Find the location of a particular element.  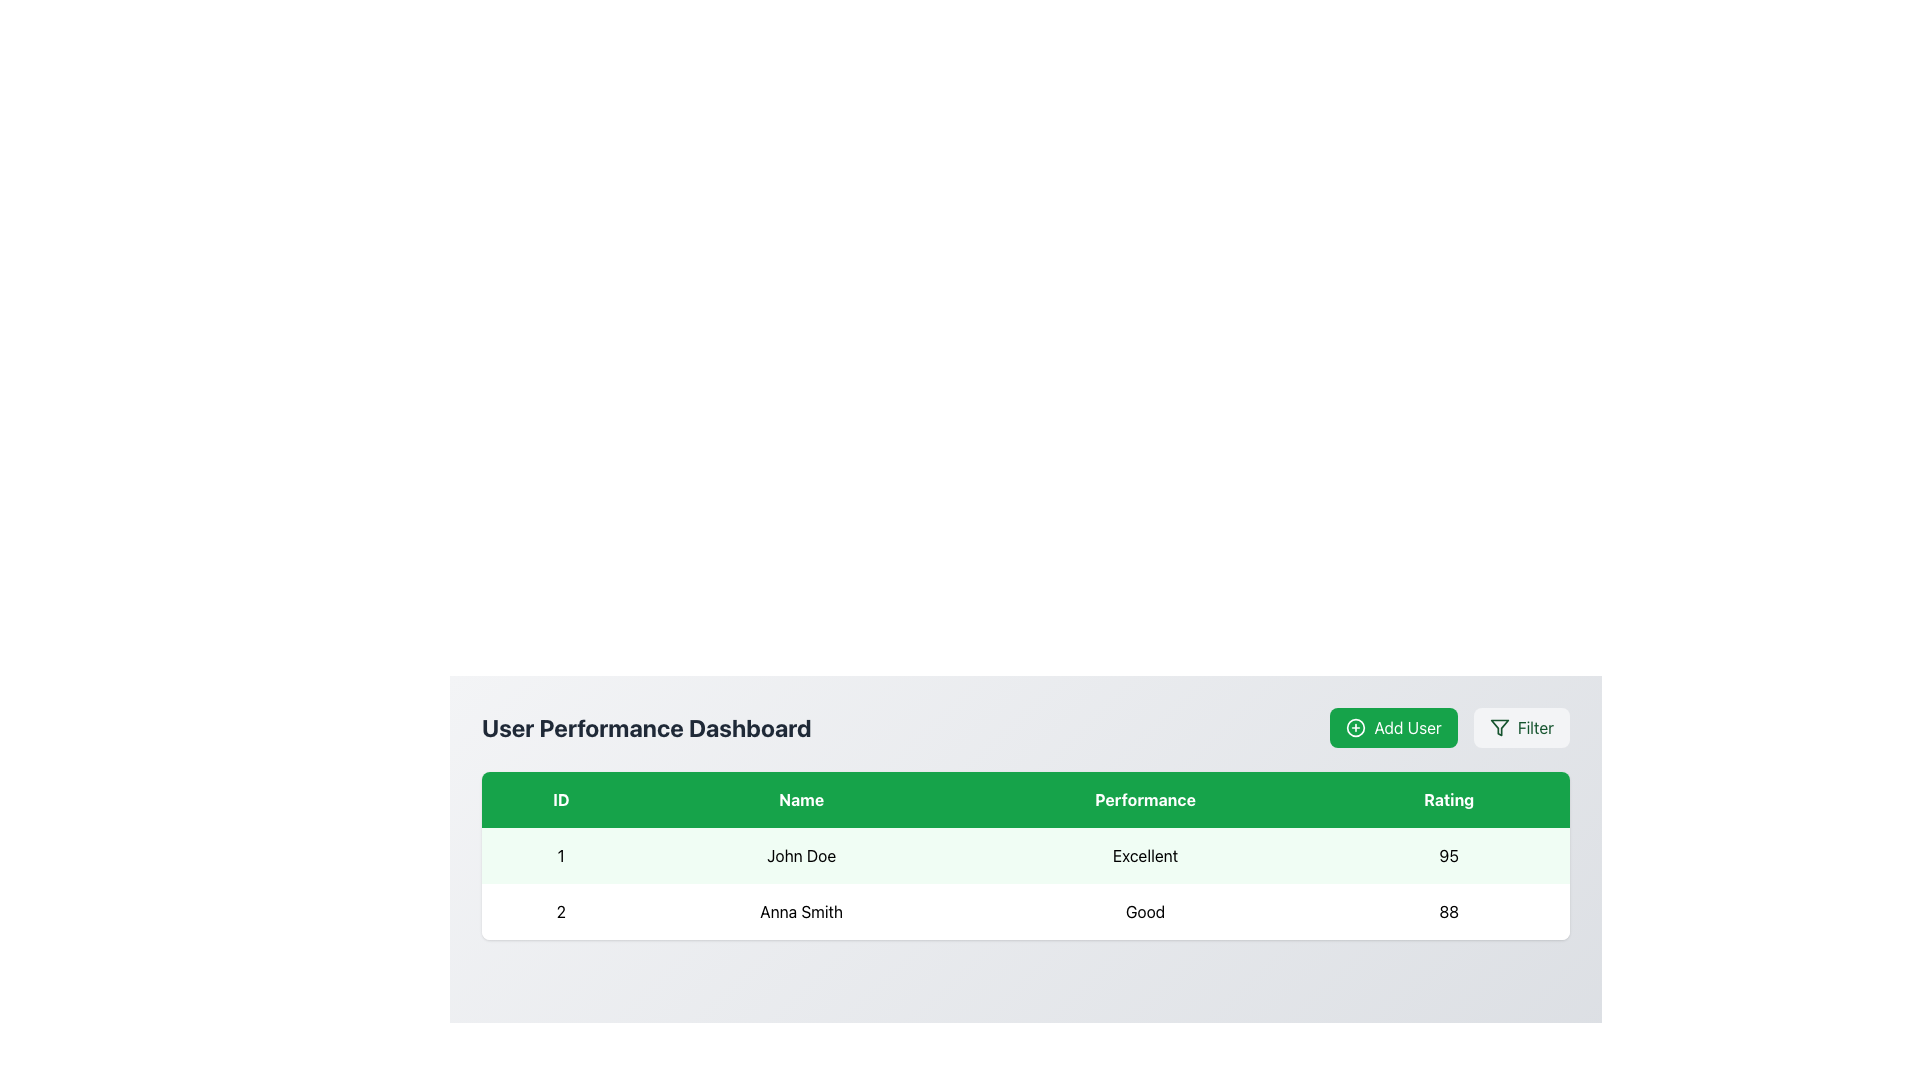

the Table Cell Content that serves as the identifier for the second entry in the table under the 'ID' column is located at coordinates (560, 911).